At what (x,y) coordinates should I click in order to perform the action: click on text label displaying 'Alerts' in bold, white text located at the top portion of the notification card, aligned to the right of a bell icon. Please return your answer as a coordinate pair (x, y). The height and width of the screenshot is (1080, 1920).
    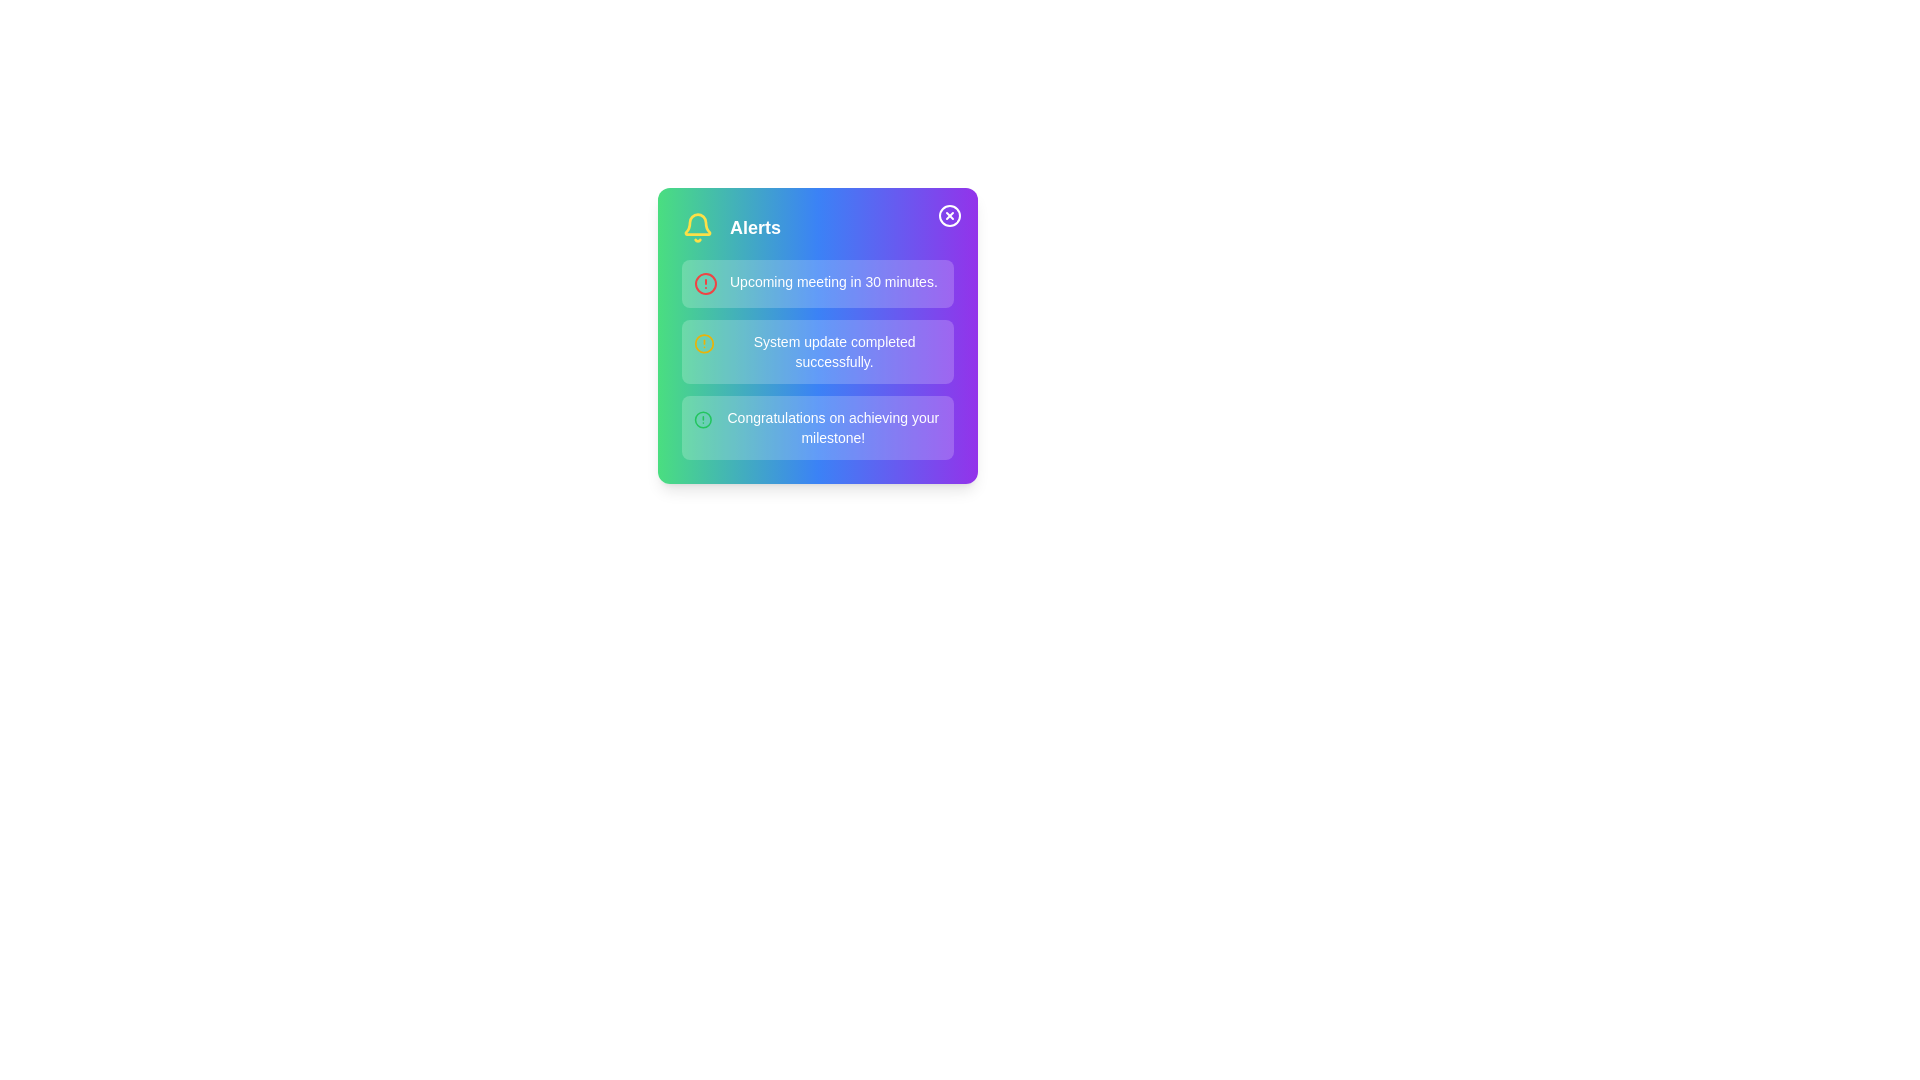
    Looking at the image, I should click on (754, 226).